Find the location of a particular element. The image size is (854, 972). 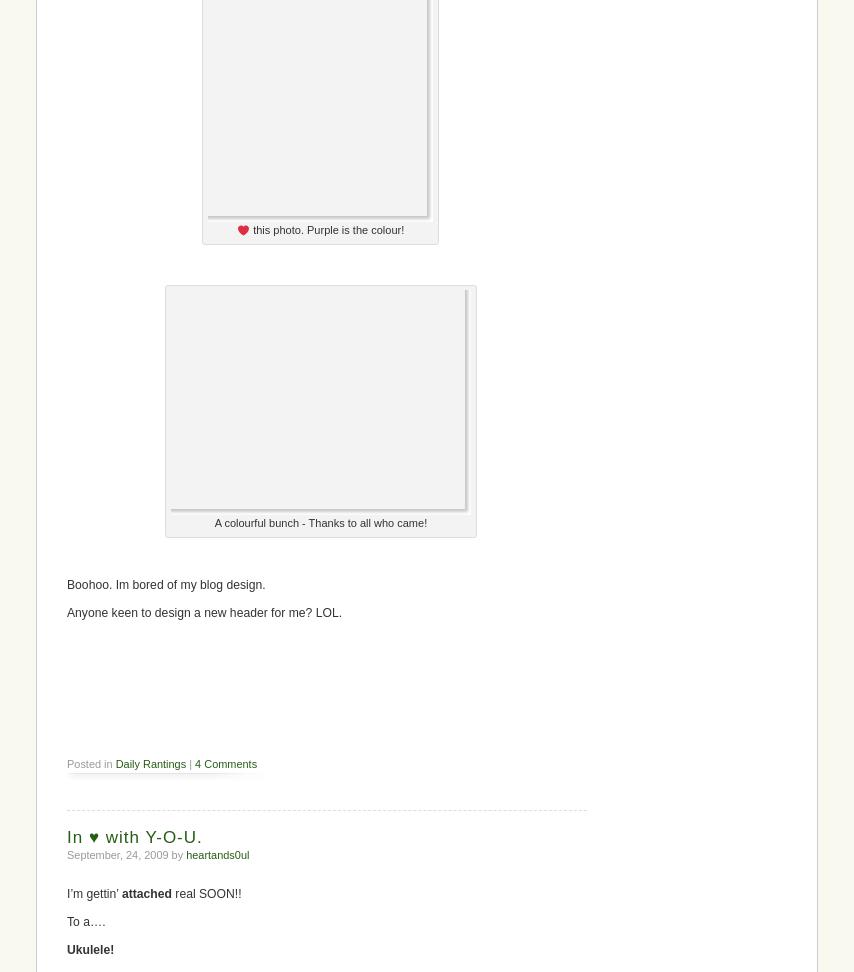

'4 Comments' is located at coordinates (225, 763).